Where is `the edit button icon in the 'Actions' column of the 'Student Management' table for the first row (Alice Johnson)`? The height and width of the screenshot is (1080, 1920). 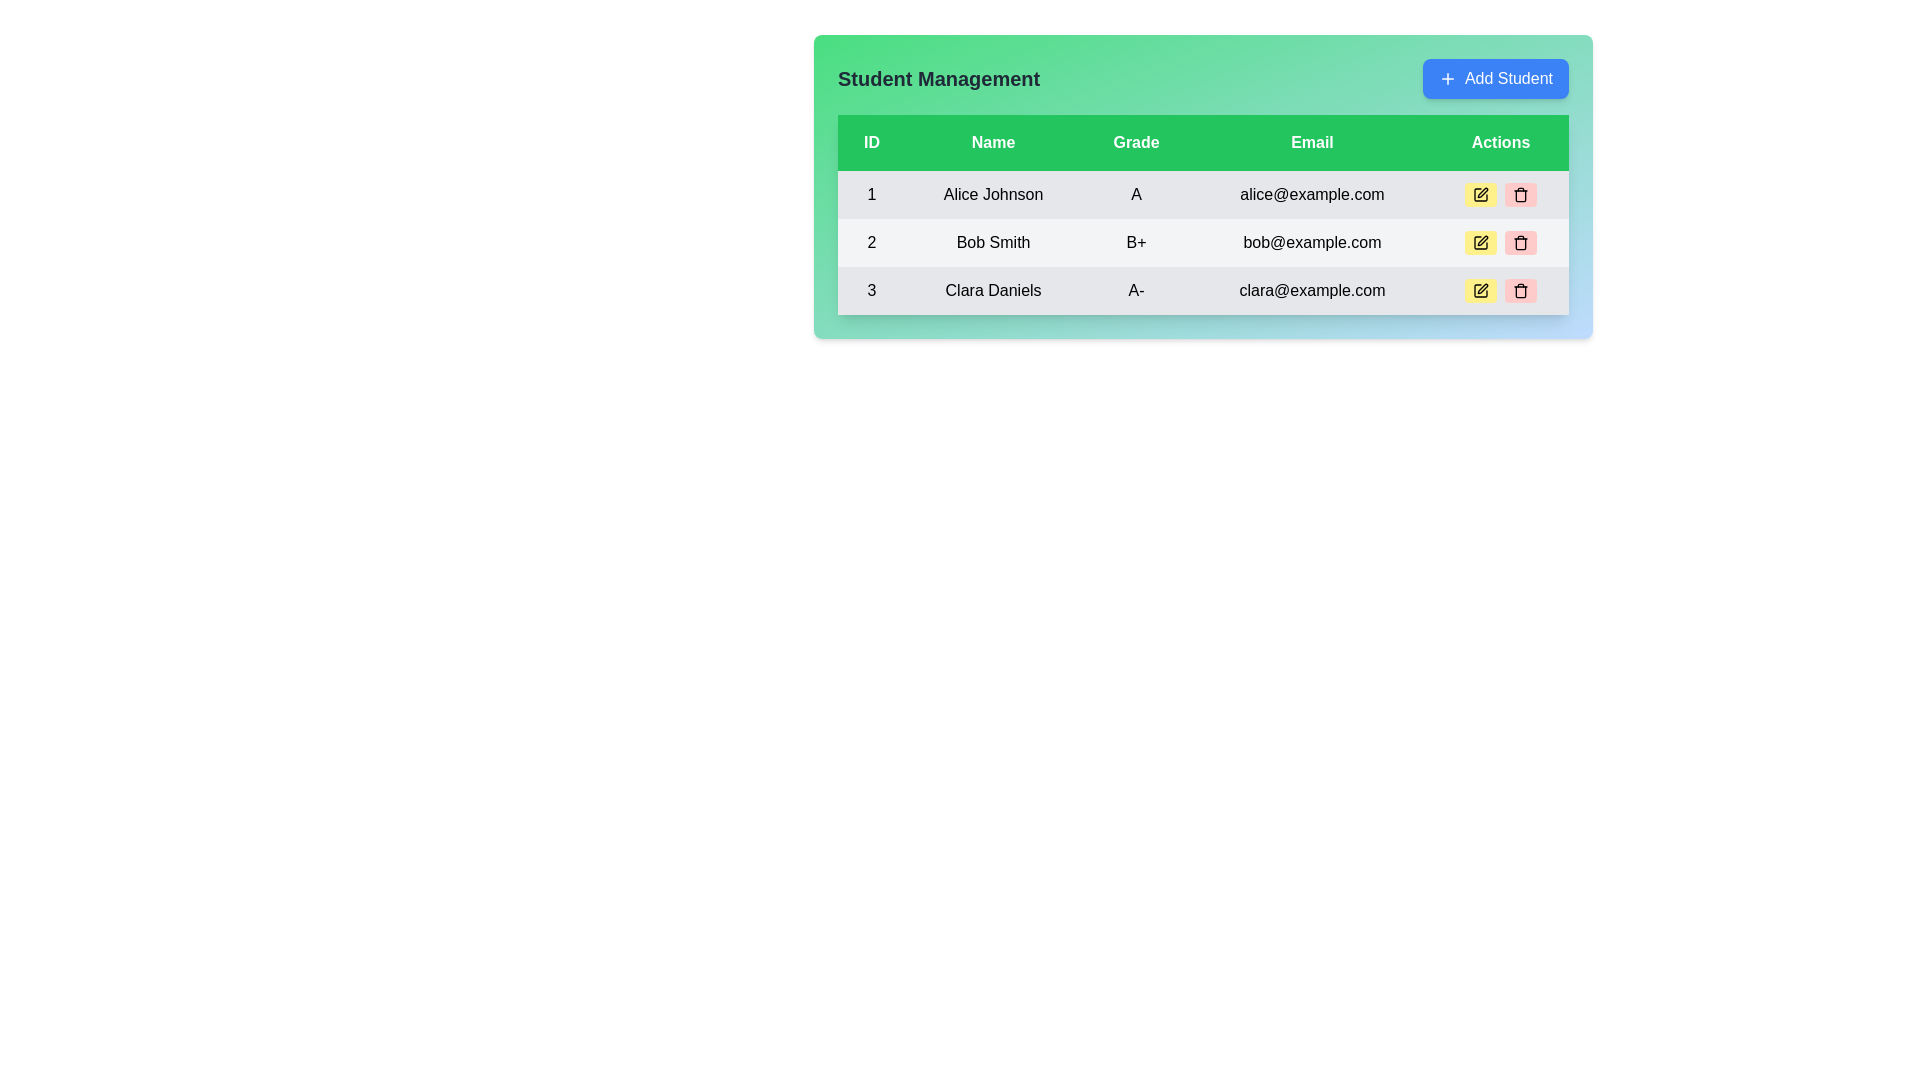
the edit button icon in the 'Actions' column of the 'Student Management' table for the first row (Alice Johnson) is located at coordinates (1483, 192).